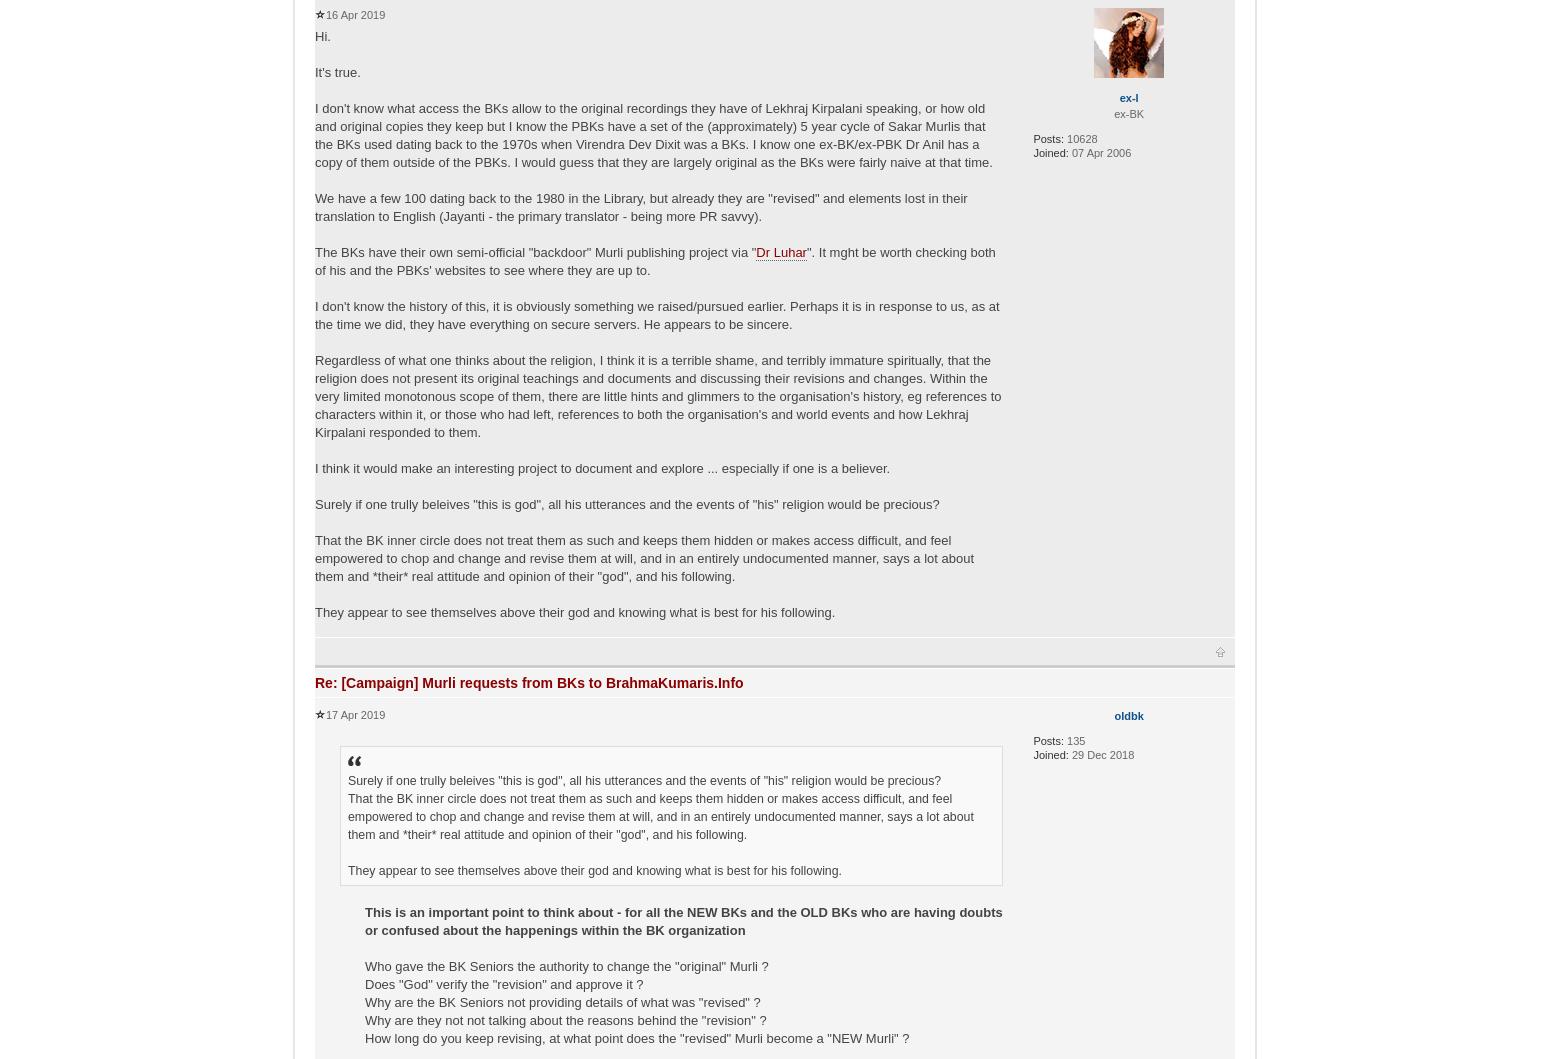  What do you see at coordinates (1127, 97) in the screenshot?
I see `'ex-l'` at bounding box center [1127, 97].